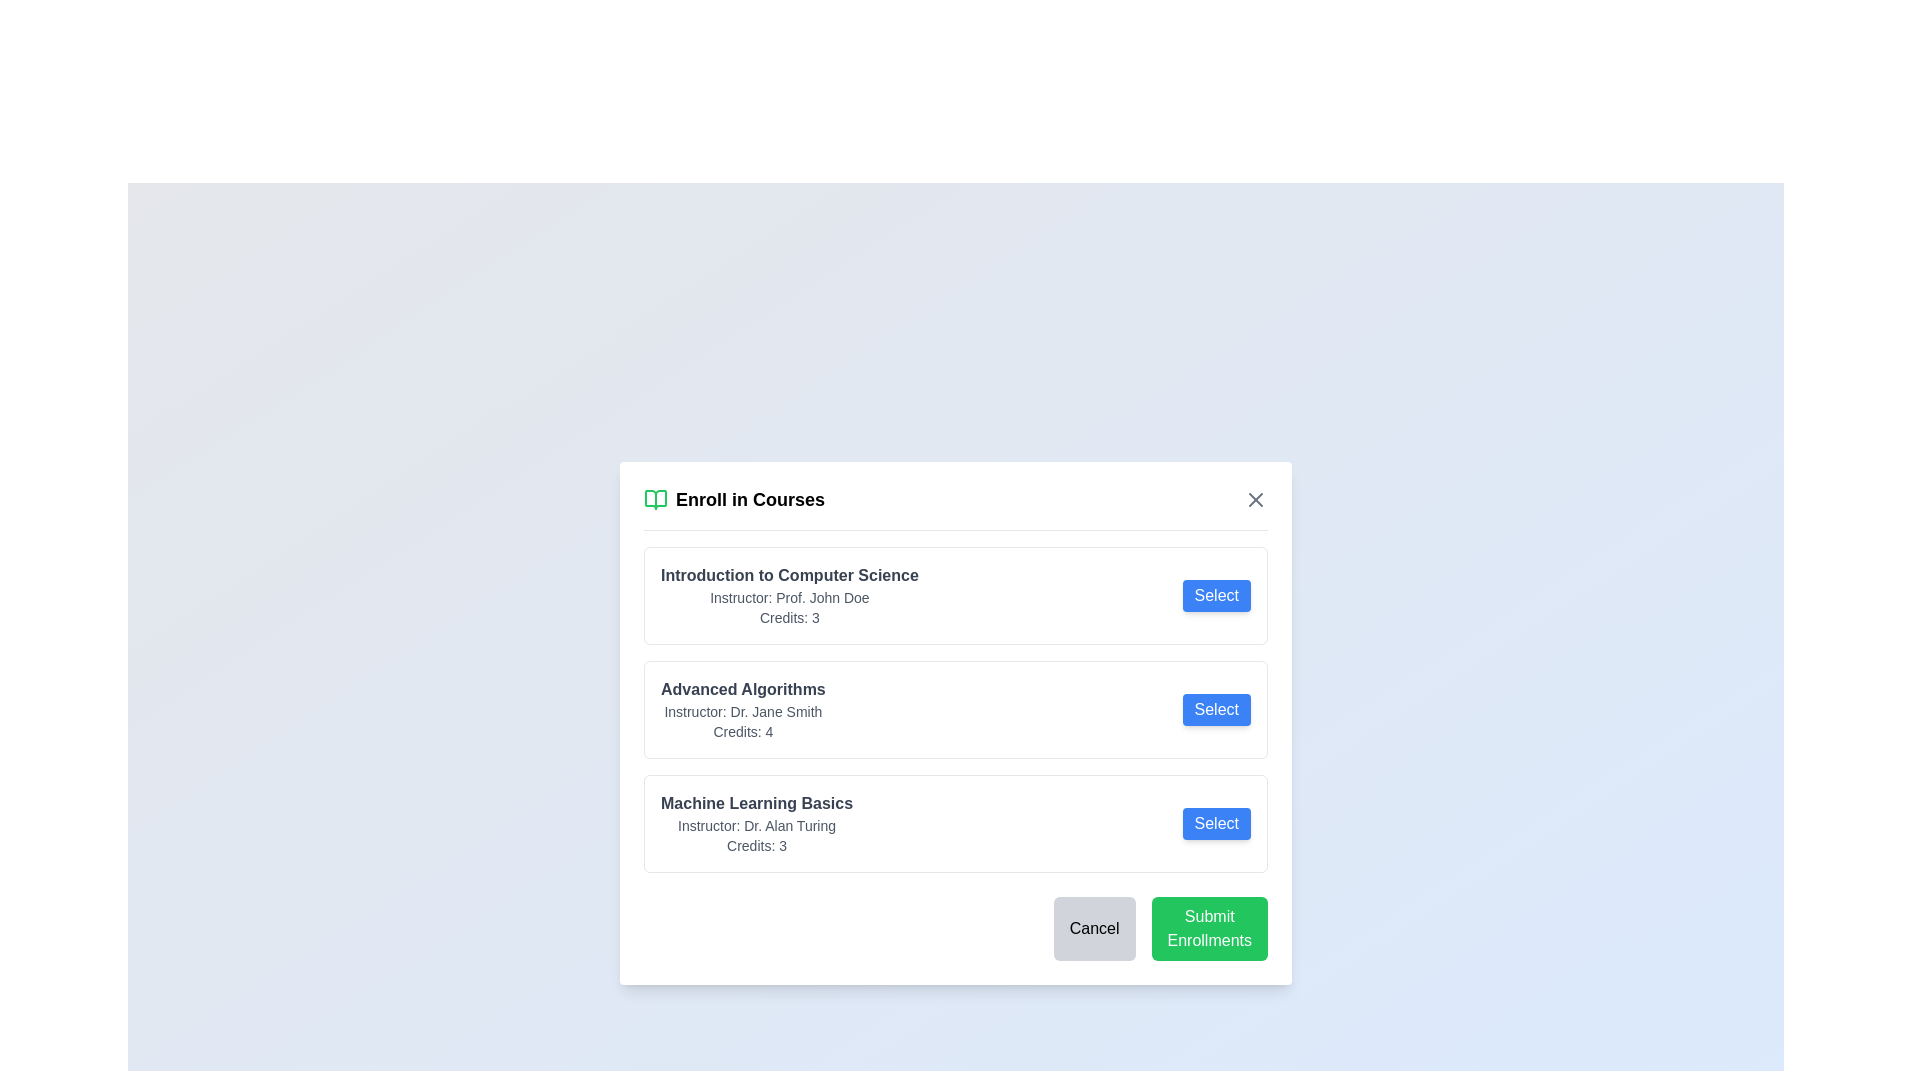  Describe the element at coordinates (1215, 823) in the screenshot. I see `the button that triggers the selection of the course 'Machine Learning Basics', located at the bottom of the course details list, aligned with 'Instructor: Dr. Alan Turing' and 'Credits: 3'` at that location.